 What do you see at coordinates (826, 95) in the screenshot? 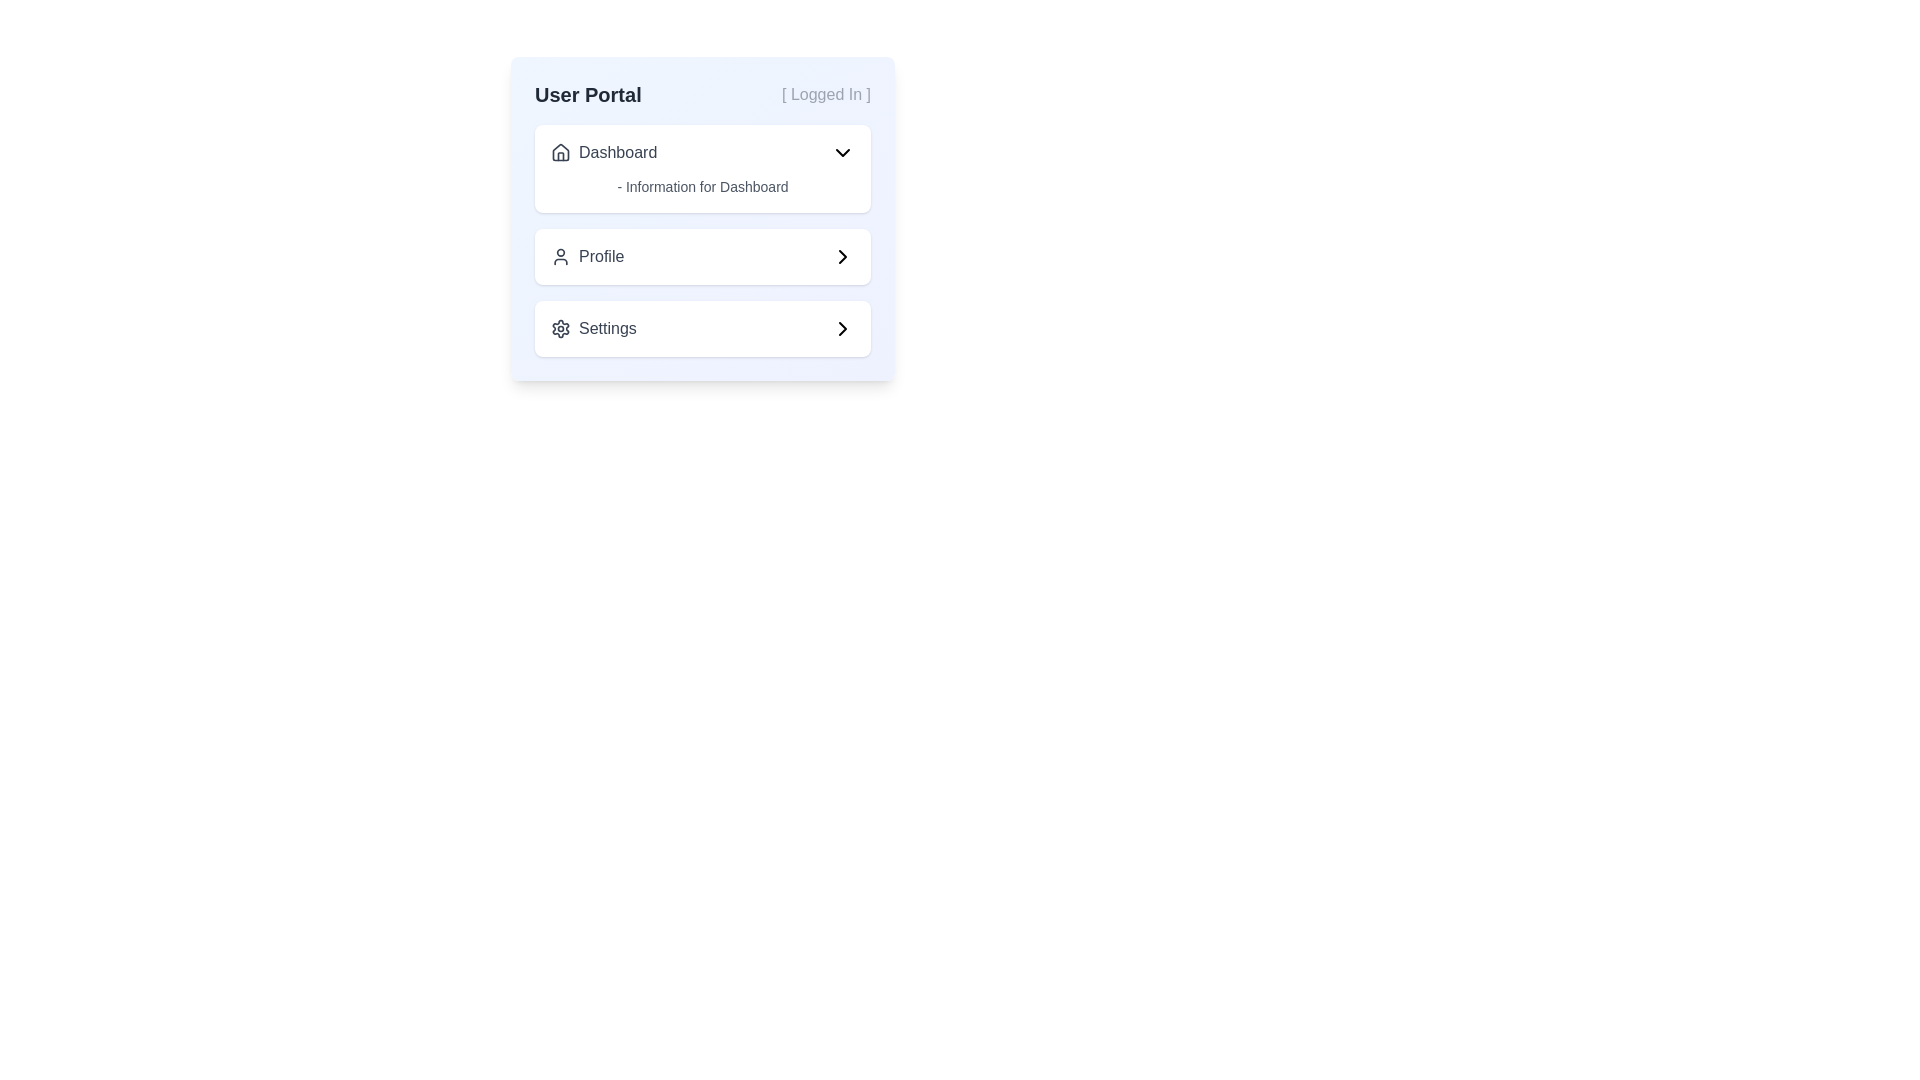
I see `the static text label that displays the logged-in status of the user, located to the right of the 'User Portal' text in the header section` at bounding box center [826, 95].